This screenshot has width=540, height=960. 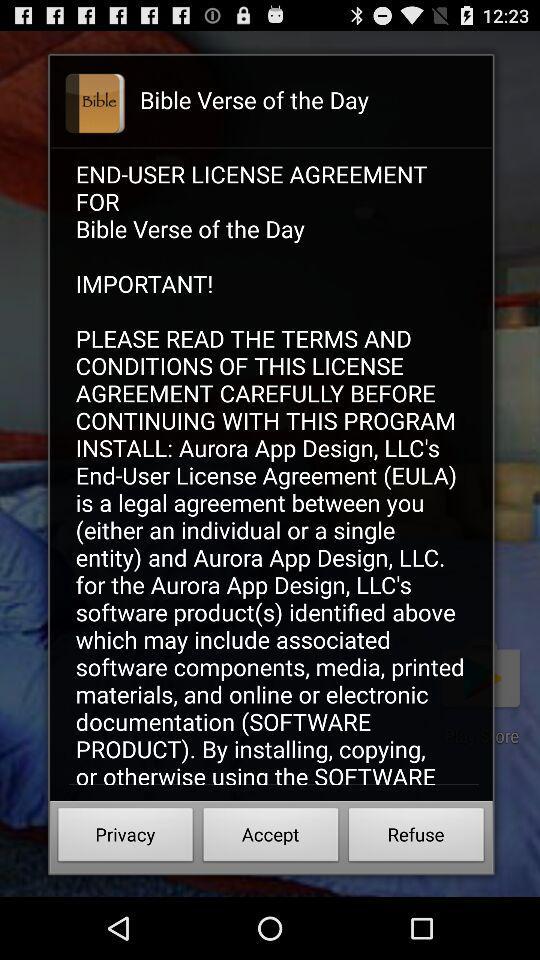 I want to click on icon to the left of refuse item, so click(x=270, y=837).